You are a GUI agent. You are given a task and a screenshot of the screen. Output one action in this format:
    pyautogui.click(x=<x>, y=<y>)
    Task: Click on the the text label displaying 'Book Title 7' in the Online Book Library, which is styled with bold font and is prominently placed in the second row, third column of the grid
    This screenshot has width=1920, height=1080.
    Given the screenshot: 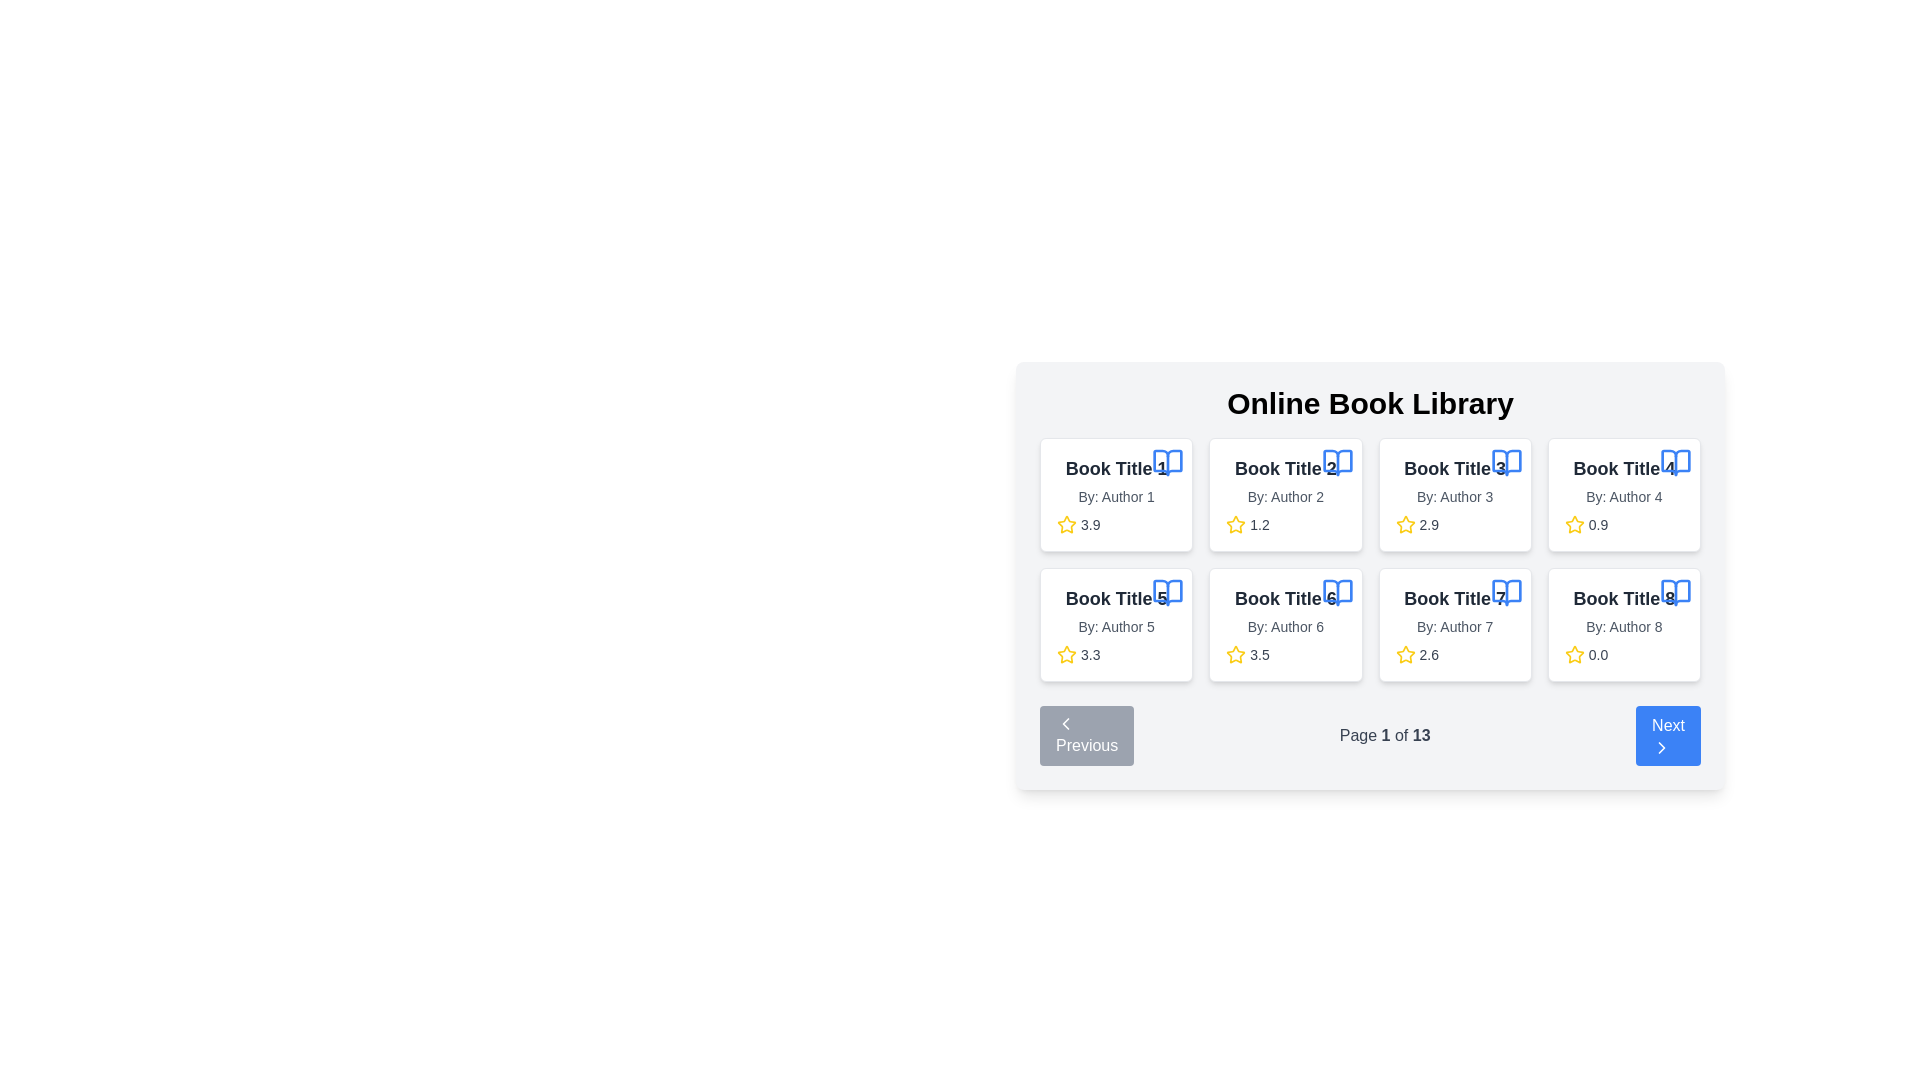 What is the action you would take?
    pyautogui.click(x=1455, y=597)
    